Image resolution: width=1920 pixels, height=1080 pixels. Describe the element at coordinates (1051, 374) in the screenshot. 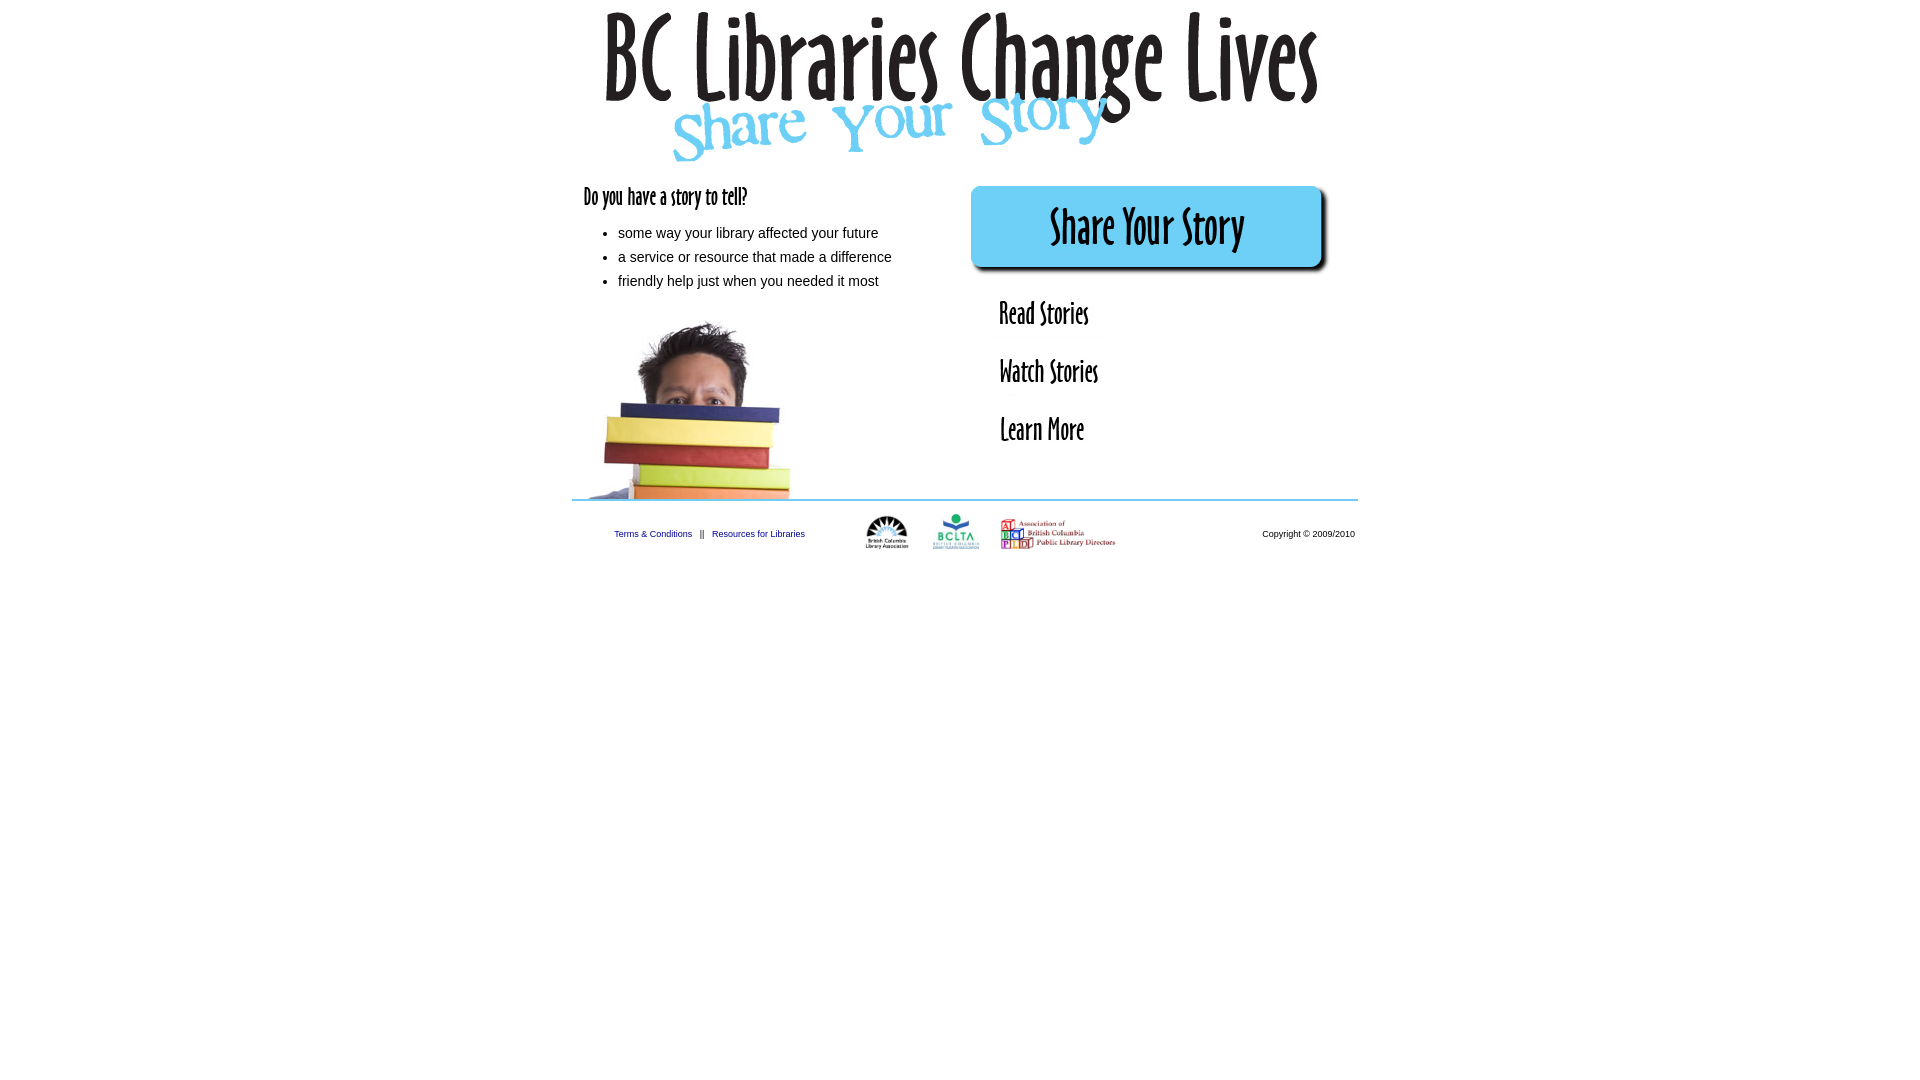

I see `'Watch Stories'` at that location.